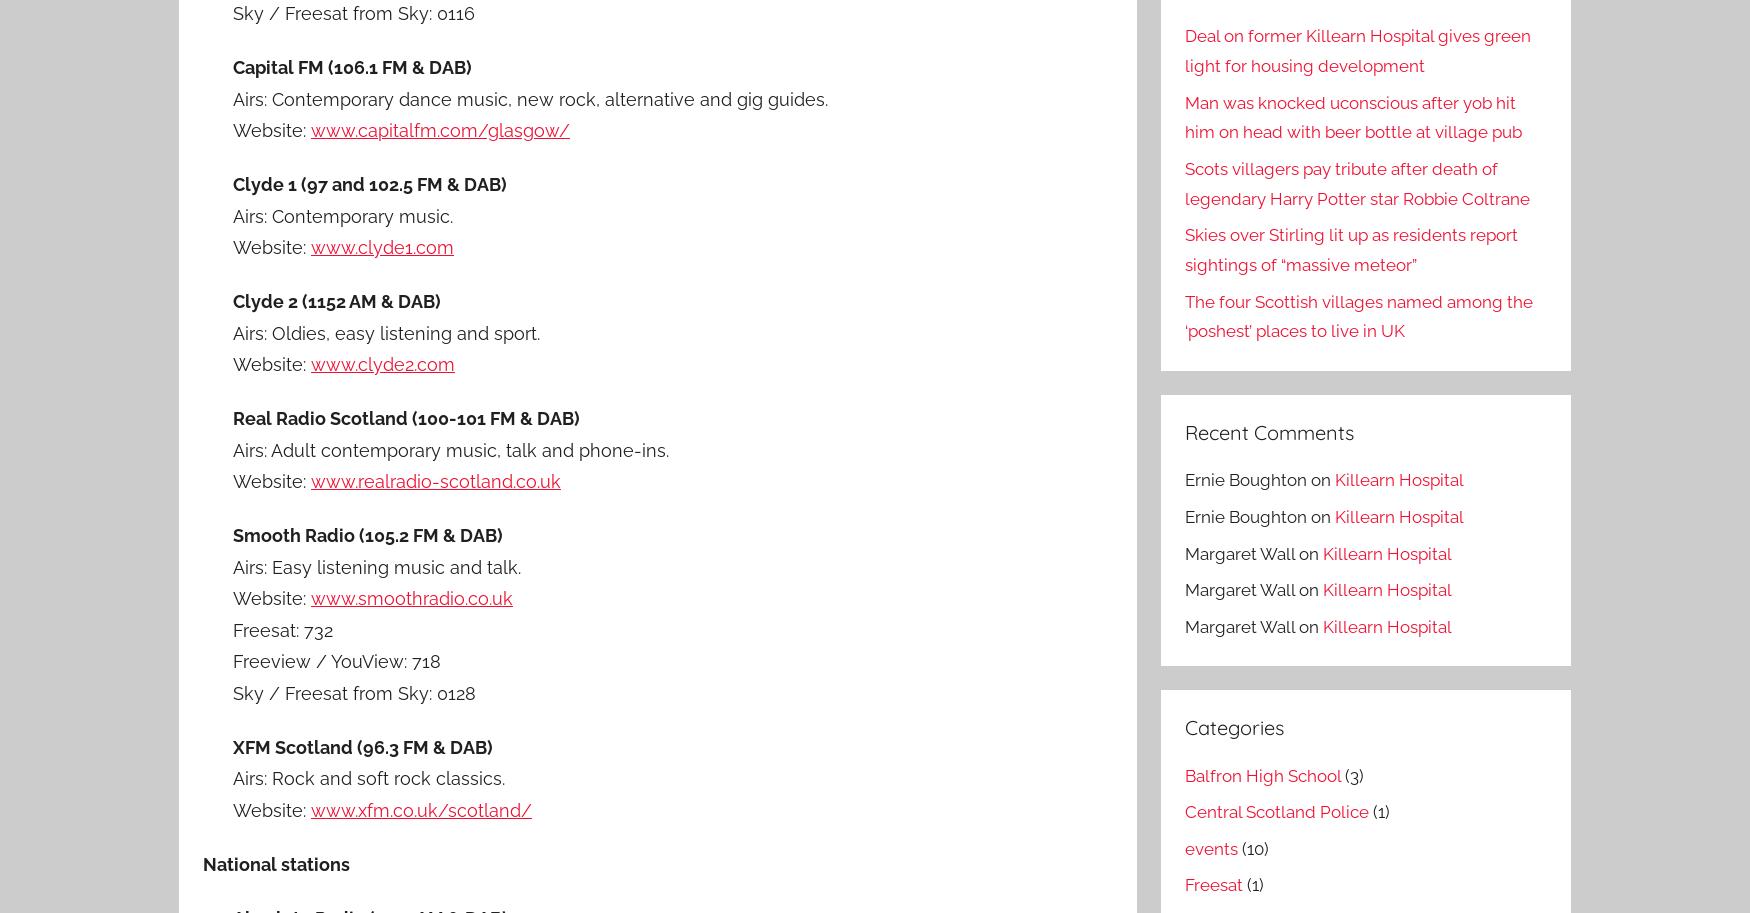 This screenshot has height=913, width=1750. I want to click on 'Airs: Easy listening music and talk.', so click(232, 565).